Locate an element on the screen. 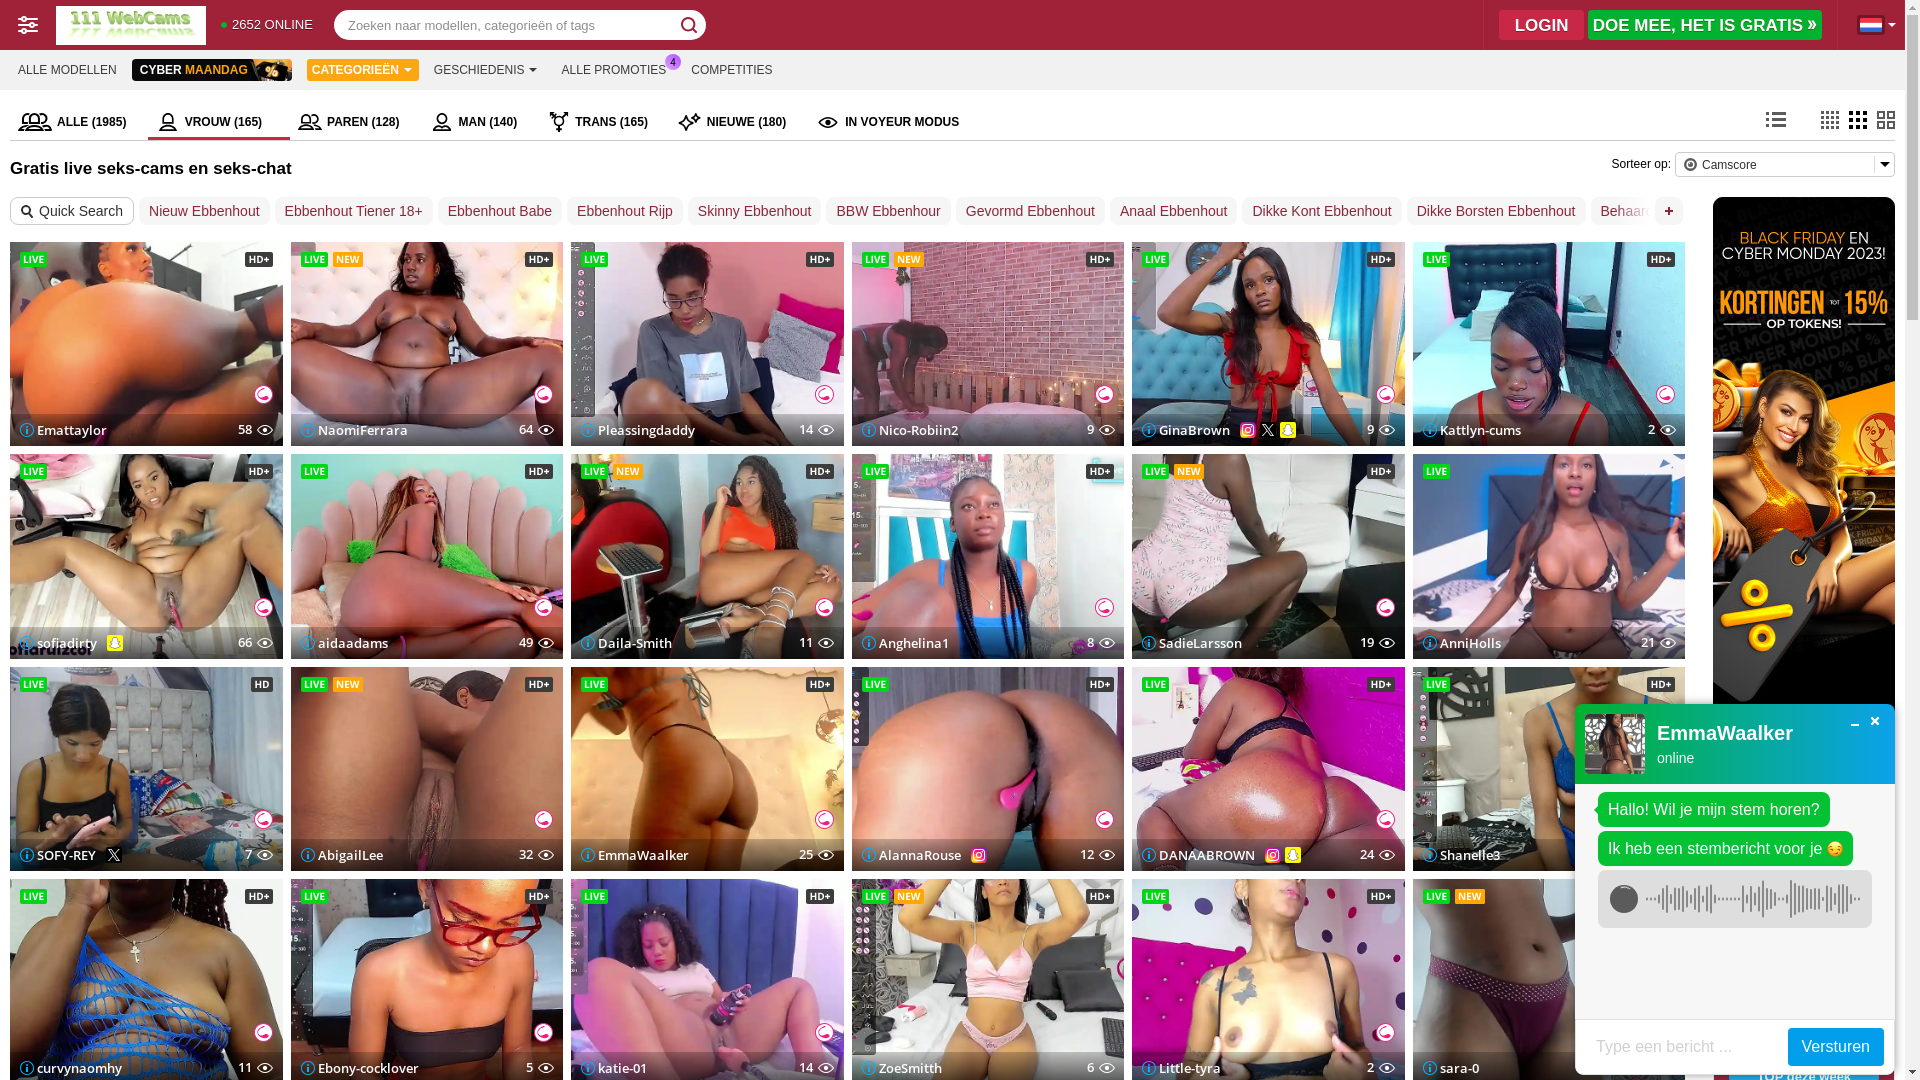 Image resolution: width=1920 pixels, height=1080 pixels. 'Skinny Ebbenhout' is located at coordinates (753, 211).